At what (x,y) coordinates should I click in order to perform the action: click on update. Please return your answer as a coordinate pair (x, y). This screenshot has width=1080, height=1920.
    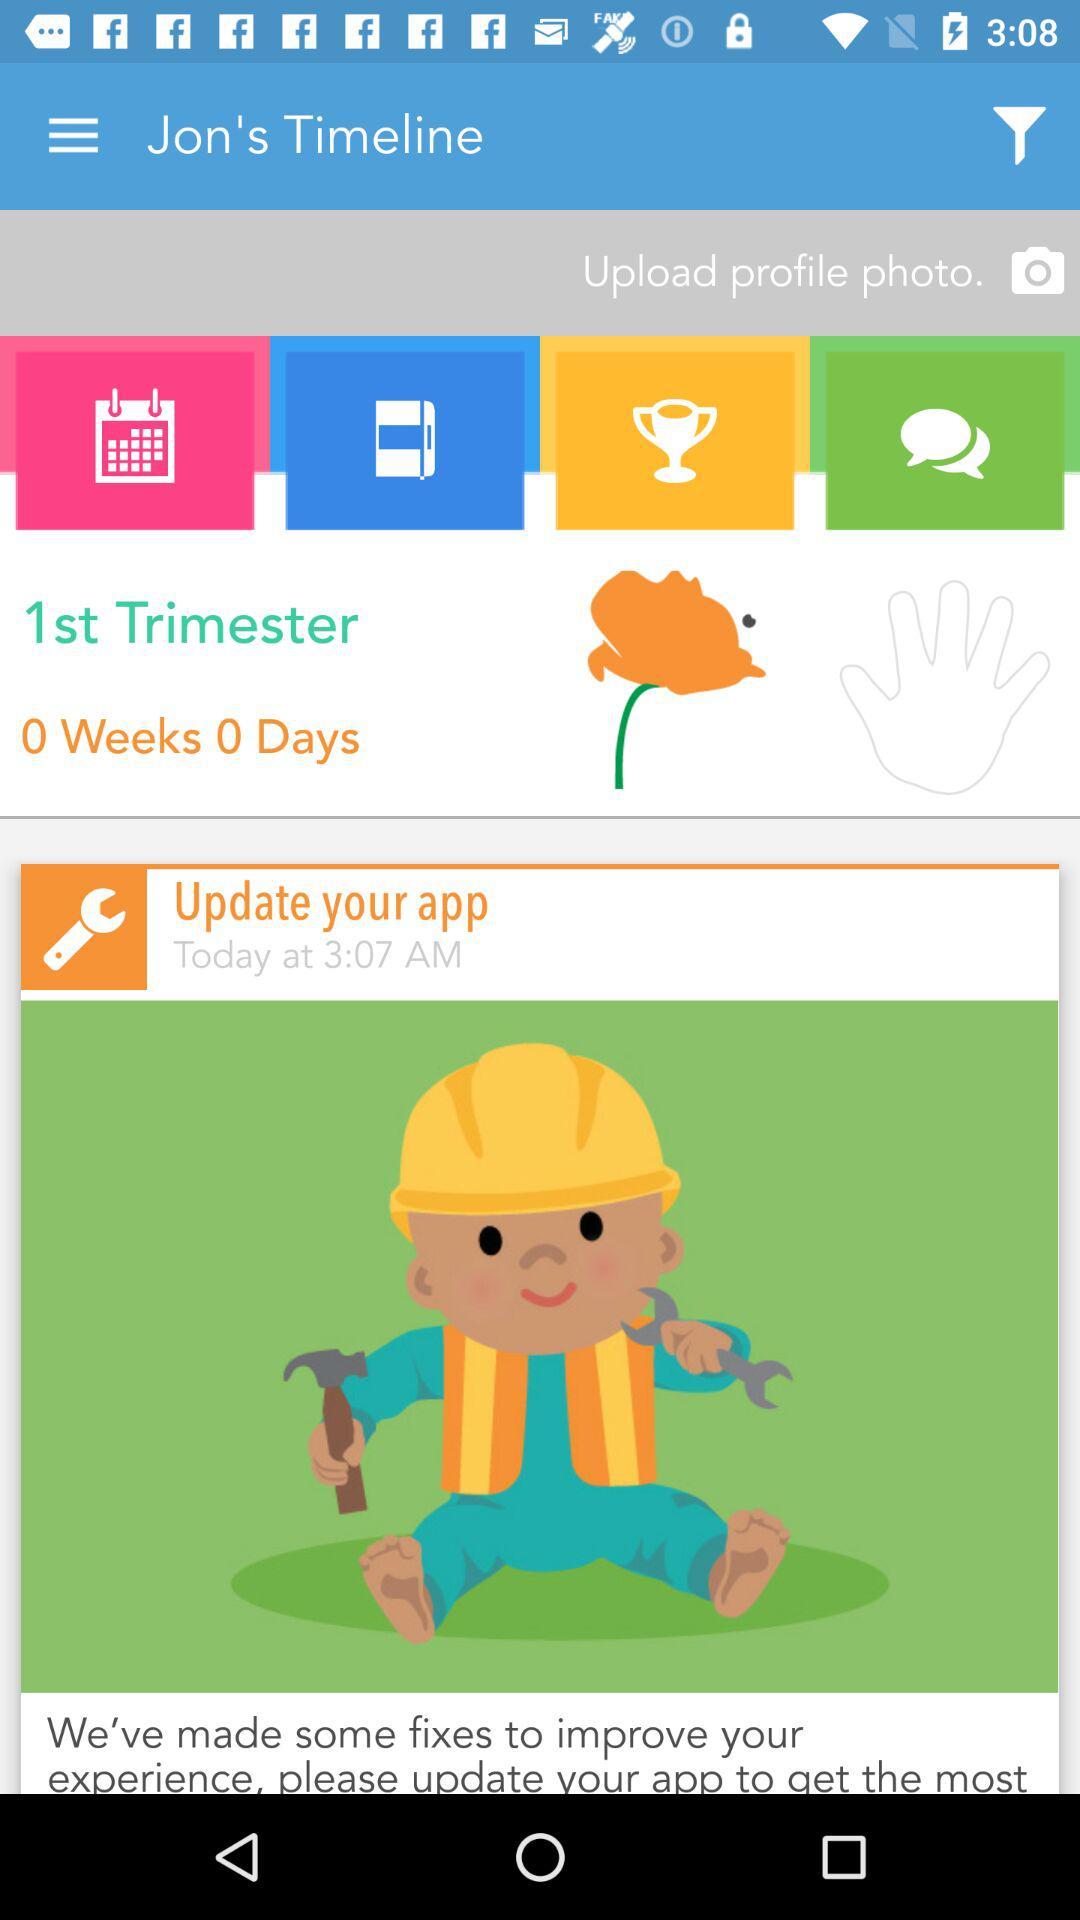
    Looking at the image, I should click on (540, 1346).